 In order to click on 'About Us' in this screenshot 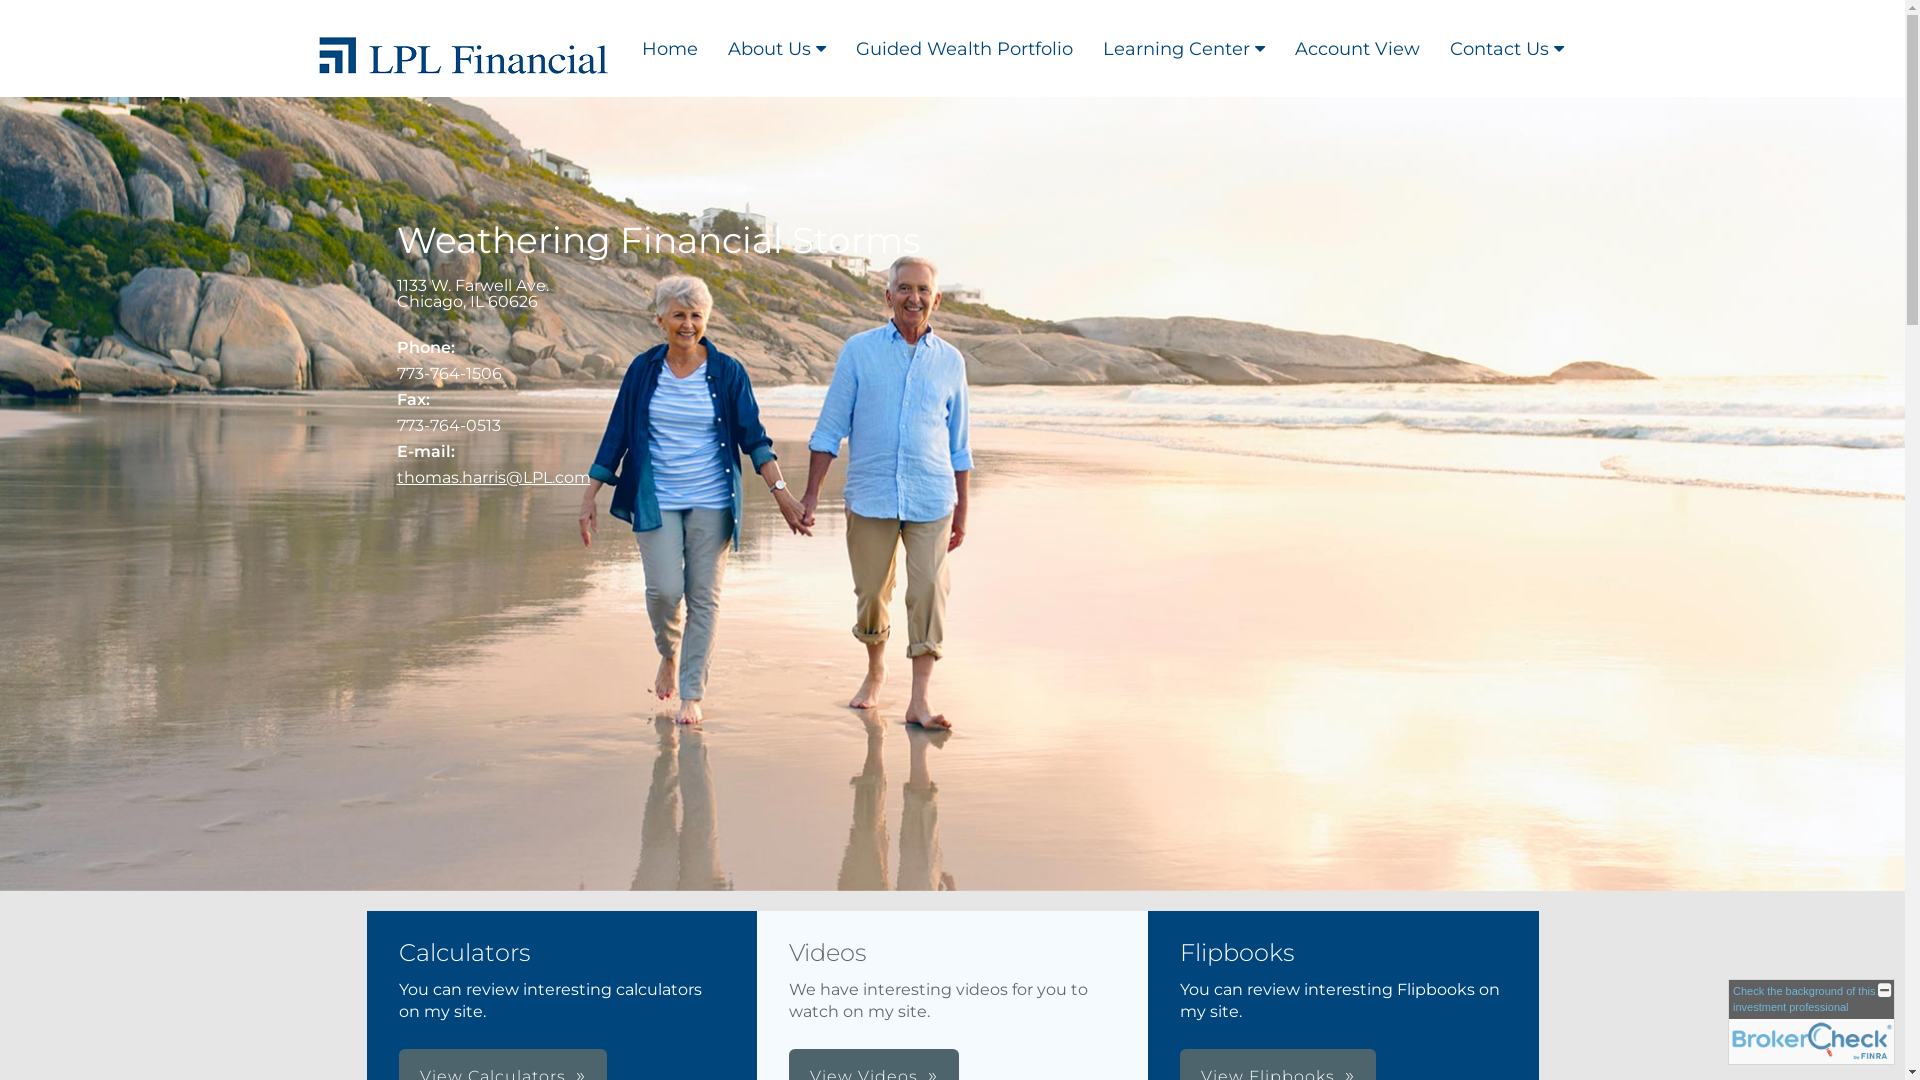, I will do `click(775, 46)`.